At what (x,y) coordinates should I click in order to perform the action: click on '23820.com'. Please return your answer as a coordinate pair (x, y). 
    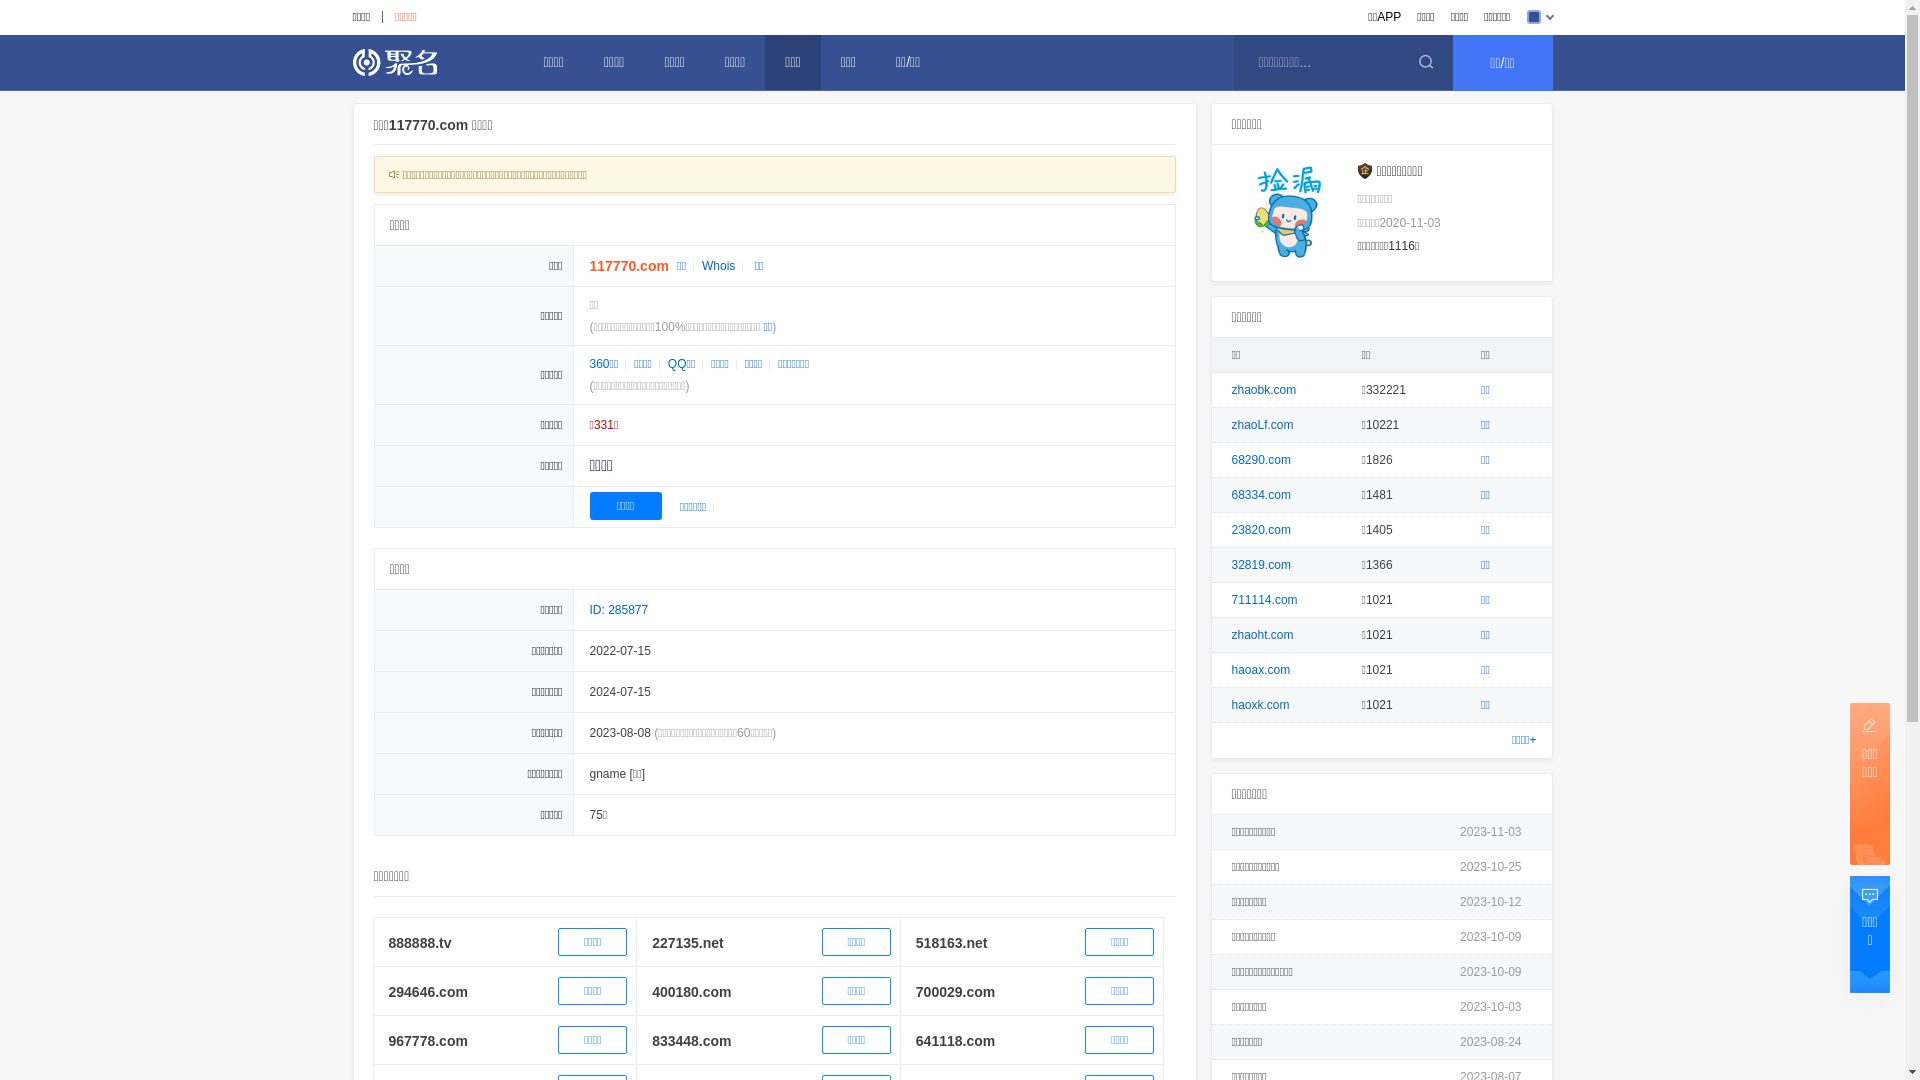
    Looking at the image, I should click on (1260, 528).